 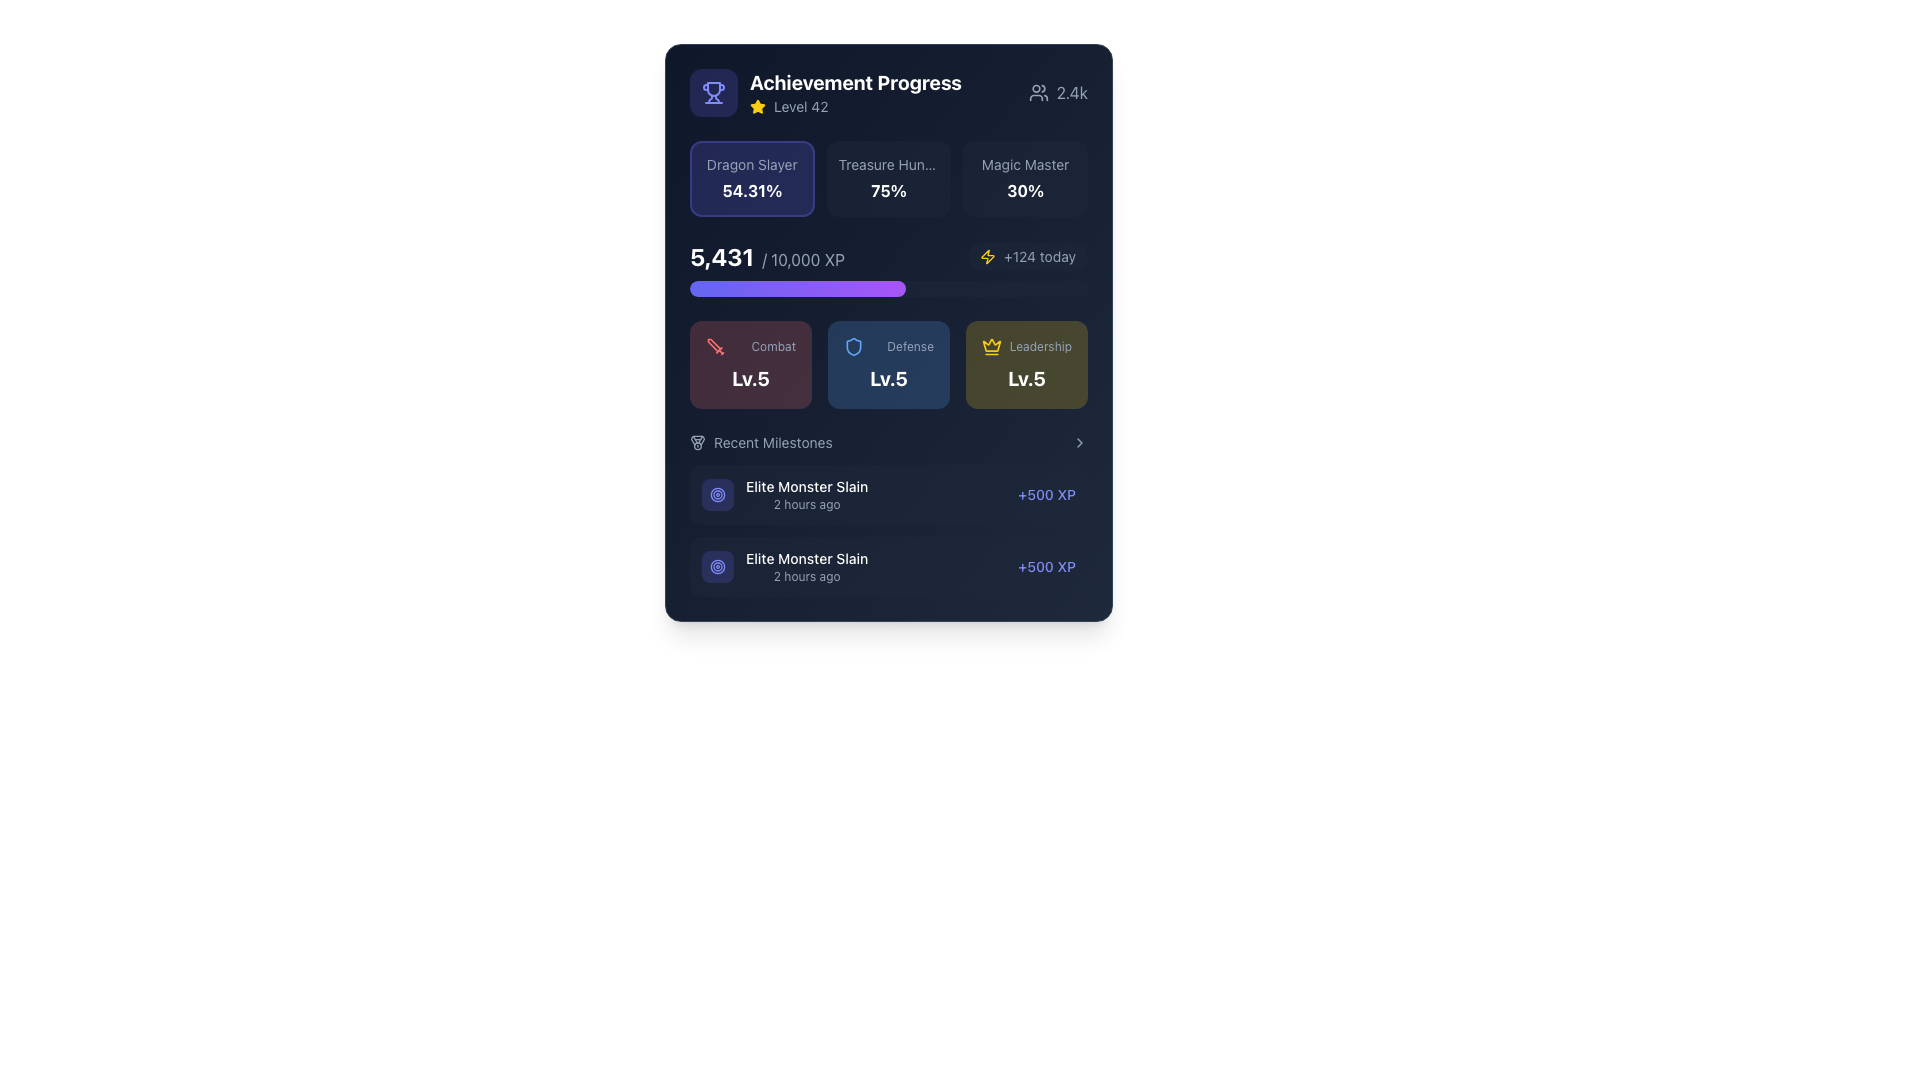 I want to click on the Text Label indicating the user's level, which is positioned to the right of the star icon in the 'Achievement Progress' section, so click(x=801, y=107).